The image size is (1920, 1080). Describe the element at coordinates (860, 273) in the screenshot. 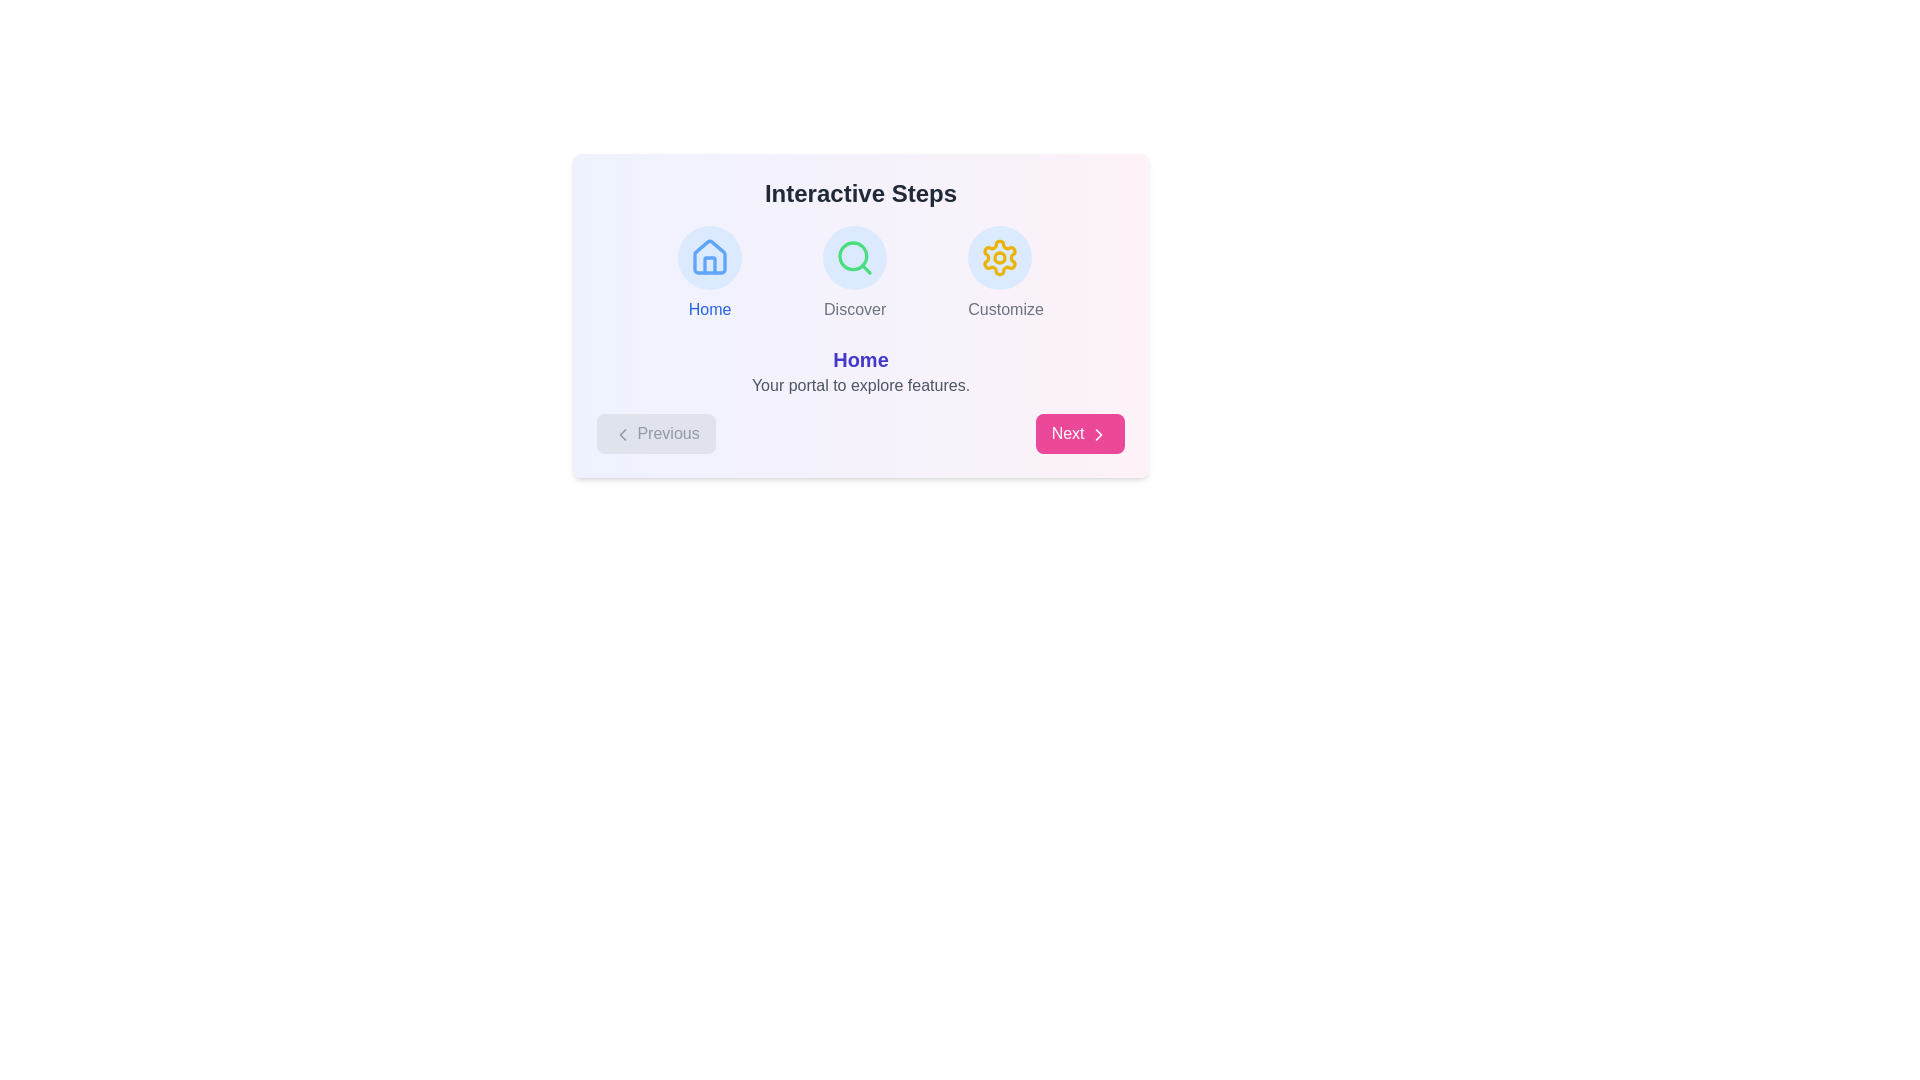

I see `the 'Discover' icon in the Navigation menu` at that location.